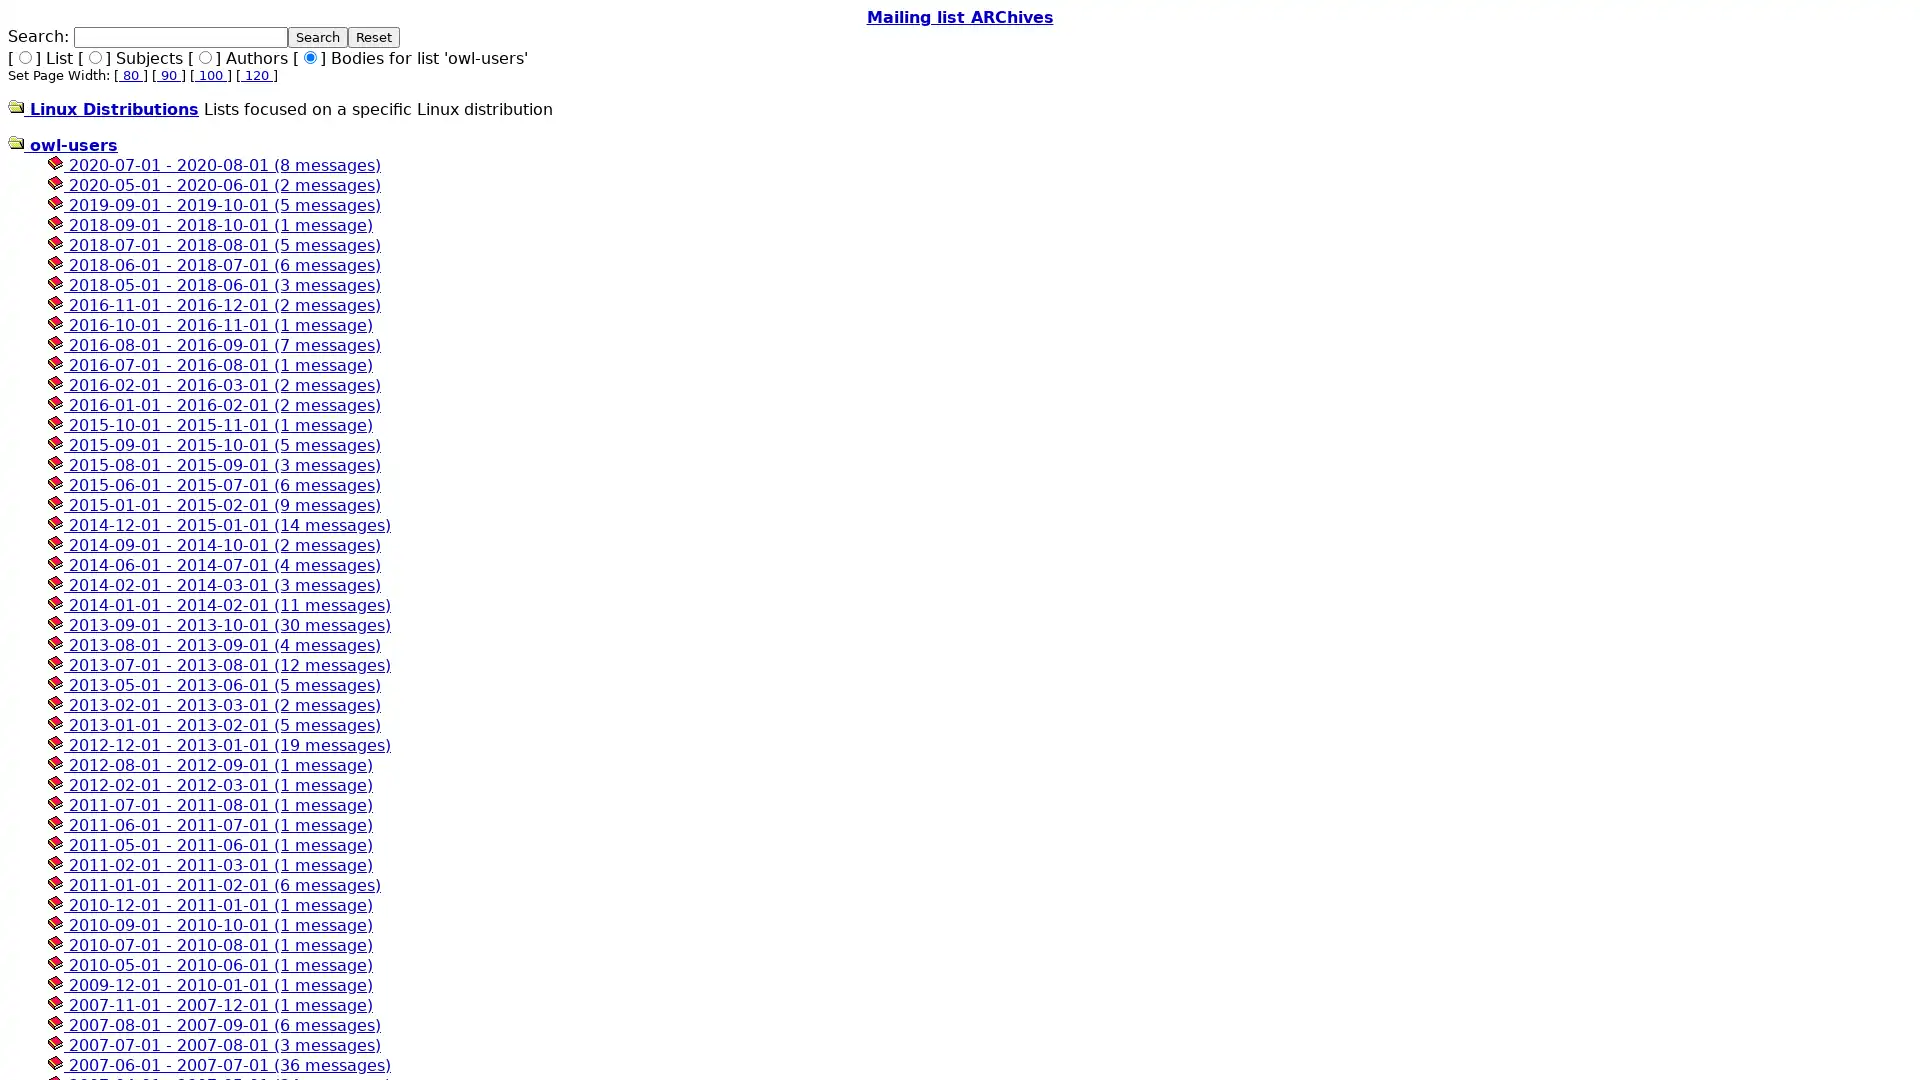  Describe the element at coordinates (316, 37) in the screenshot. I see `Search` at that location.